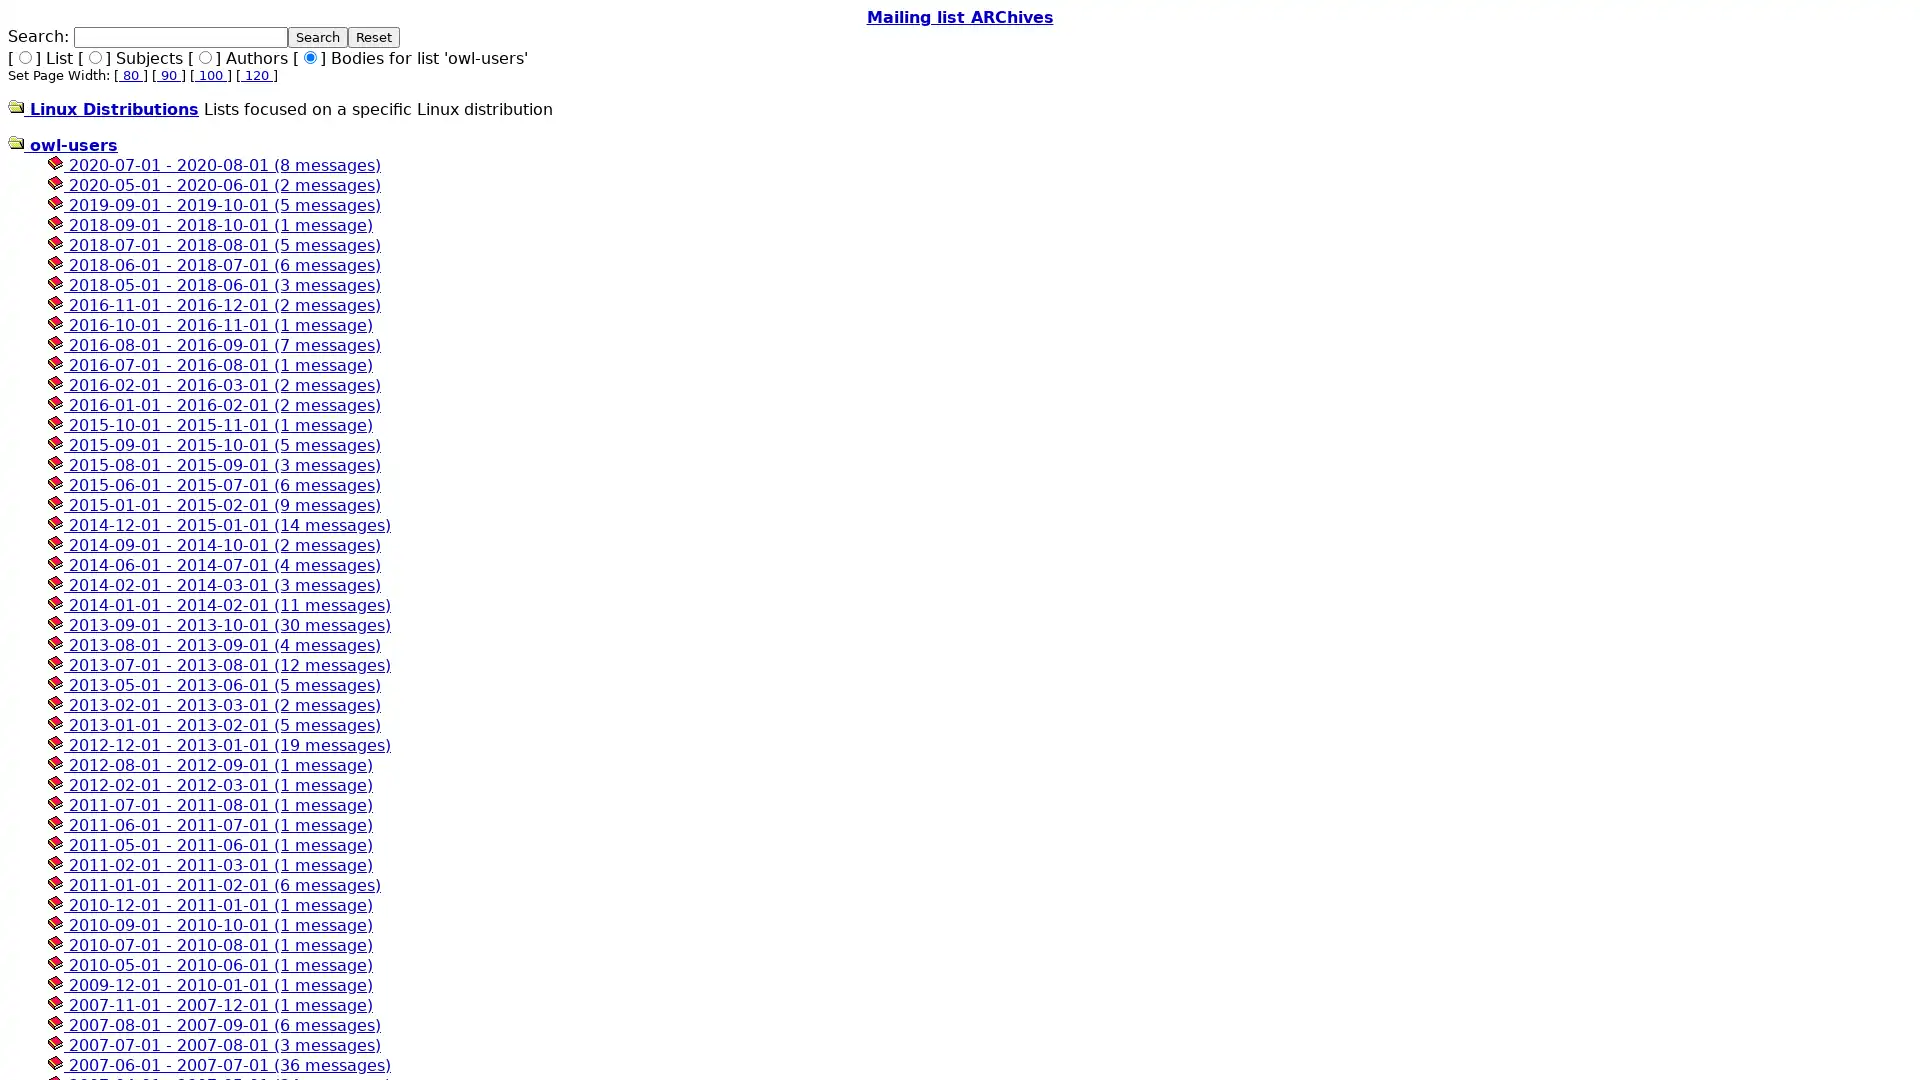  Describe the element at coordinates (316, 37) in the screenshot. I see `Search` at that location.